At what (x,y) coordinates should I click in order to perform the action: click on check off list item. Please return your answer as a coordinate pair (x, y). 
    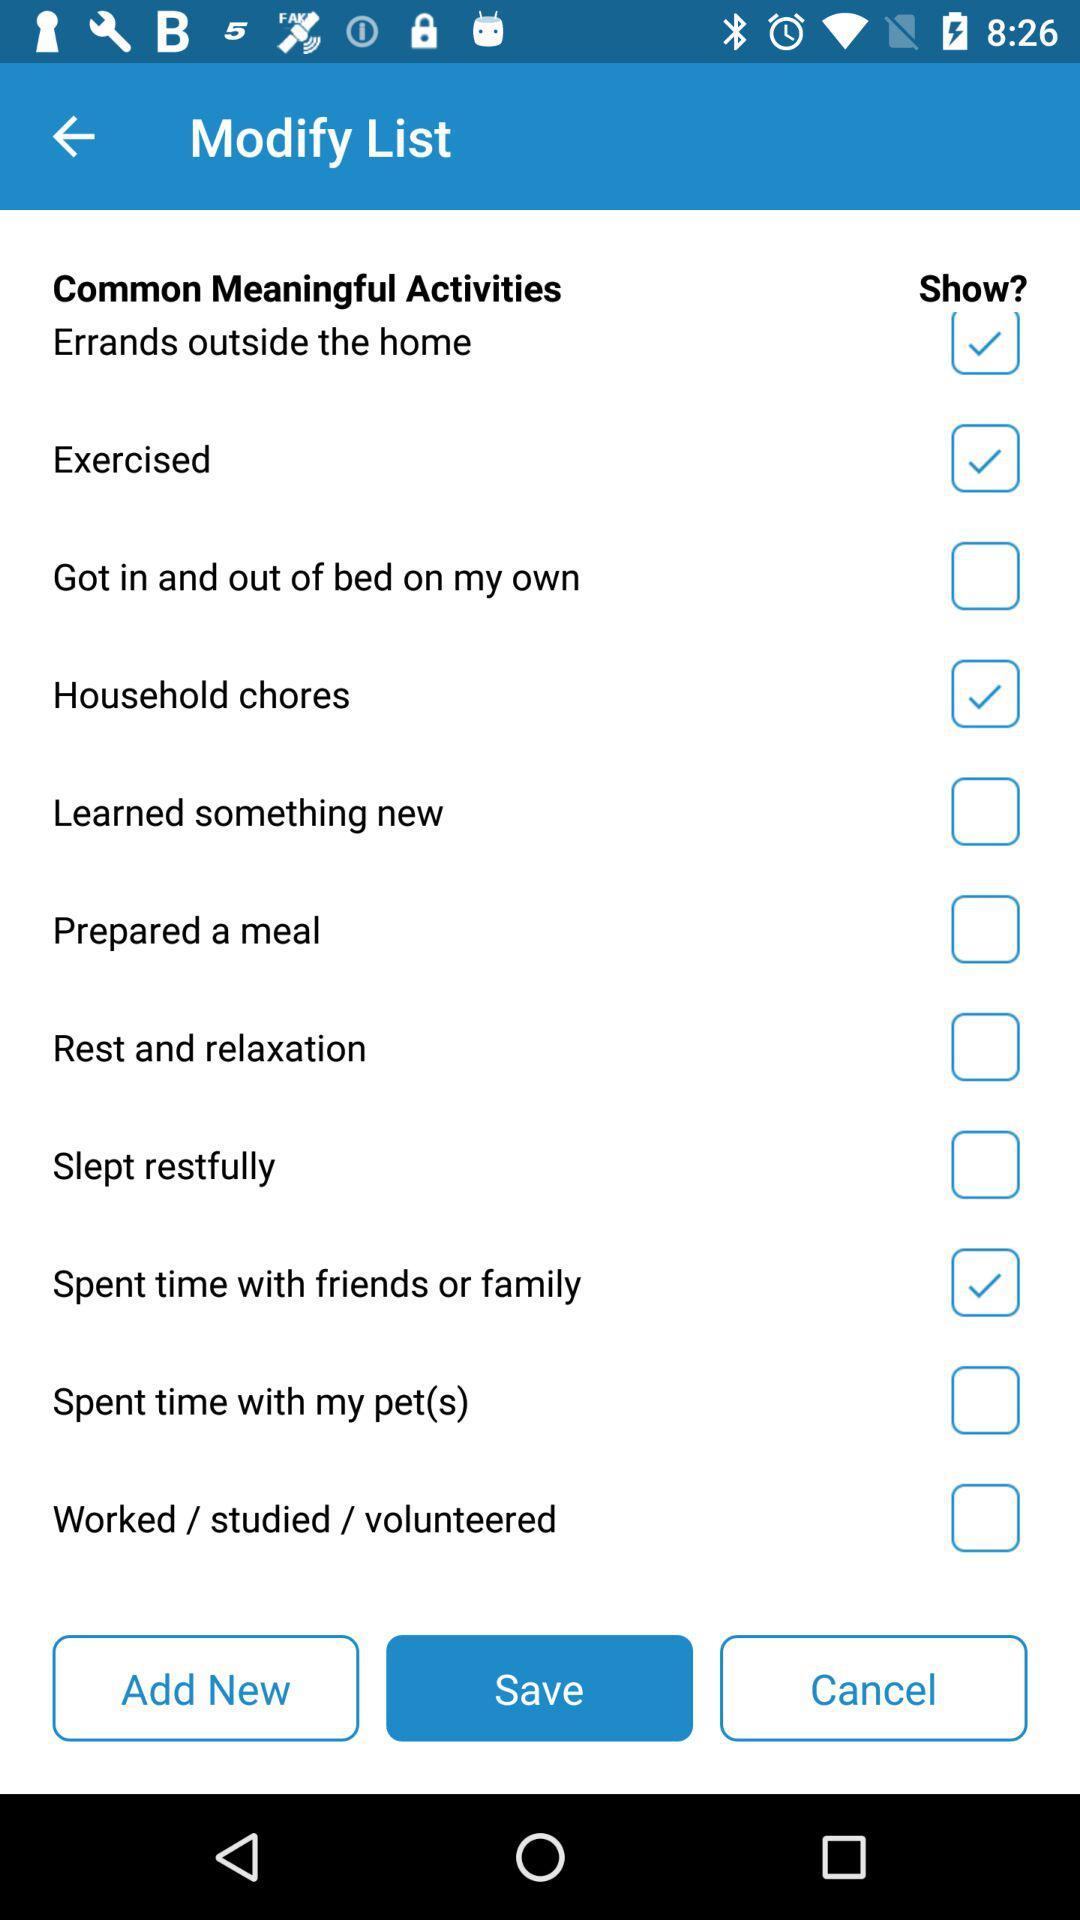
    Looking at the image, I should click on (984, 575).